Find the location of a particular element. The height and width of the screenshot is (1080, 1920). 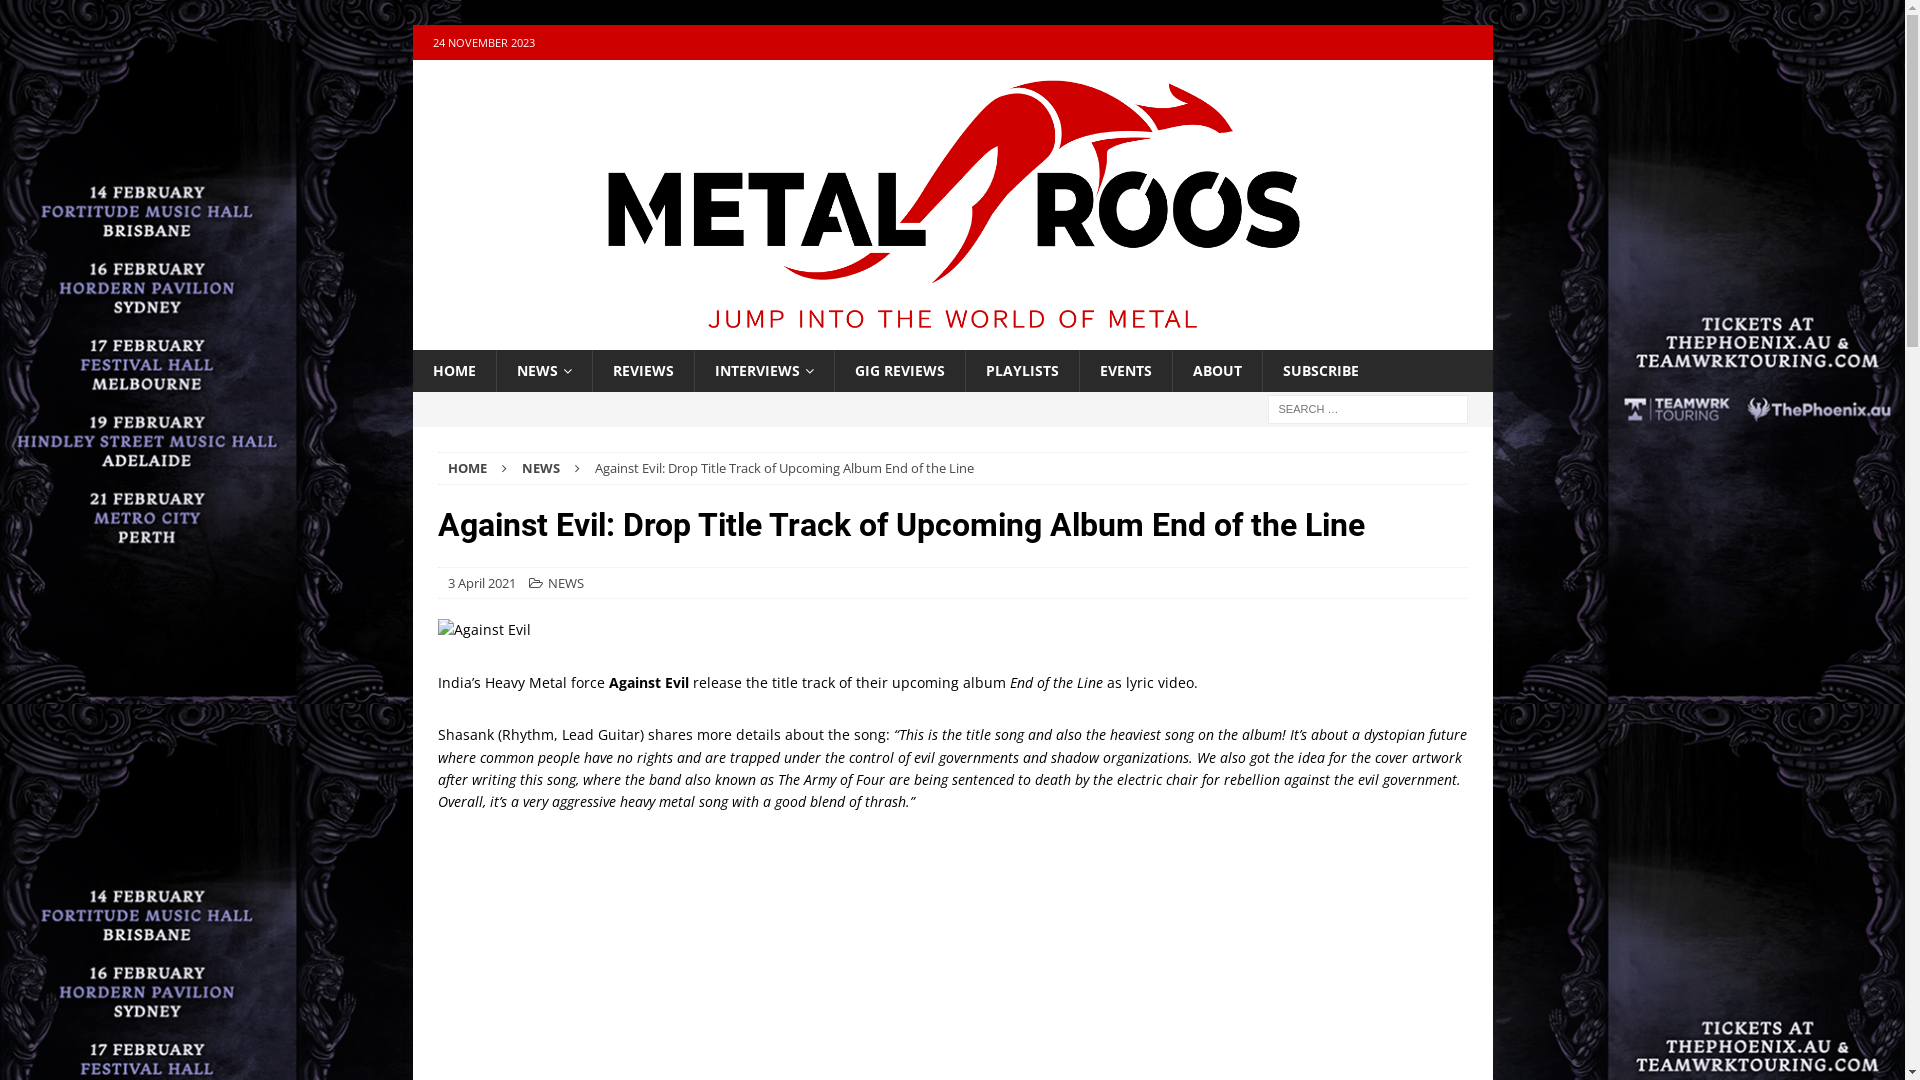

'EVENTS' is located at coordinates (1124, 370).